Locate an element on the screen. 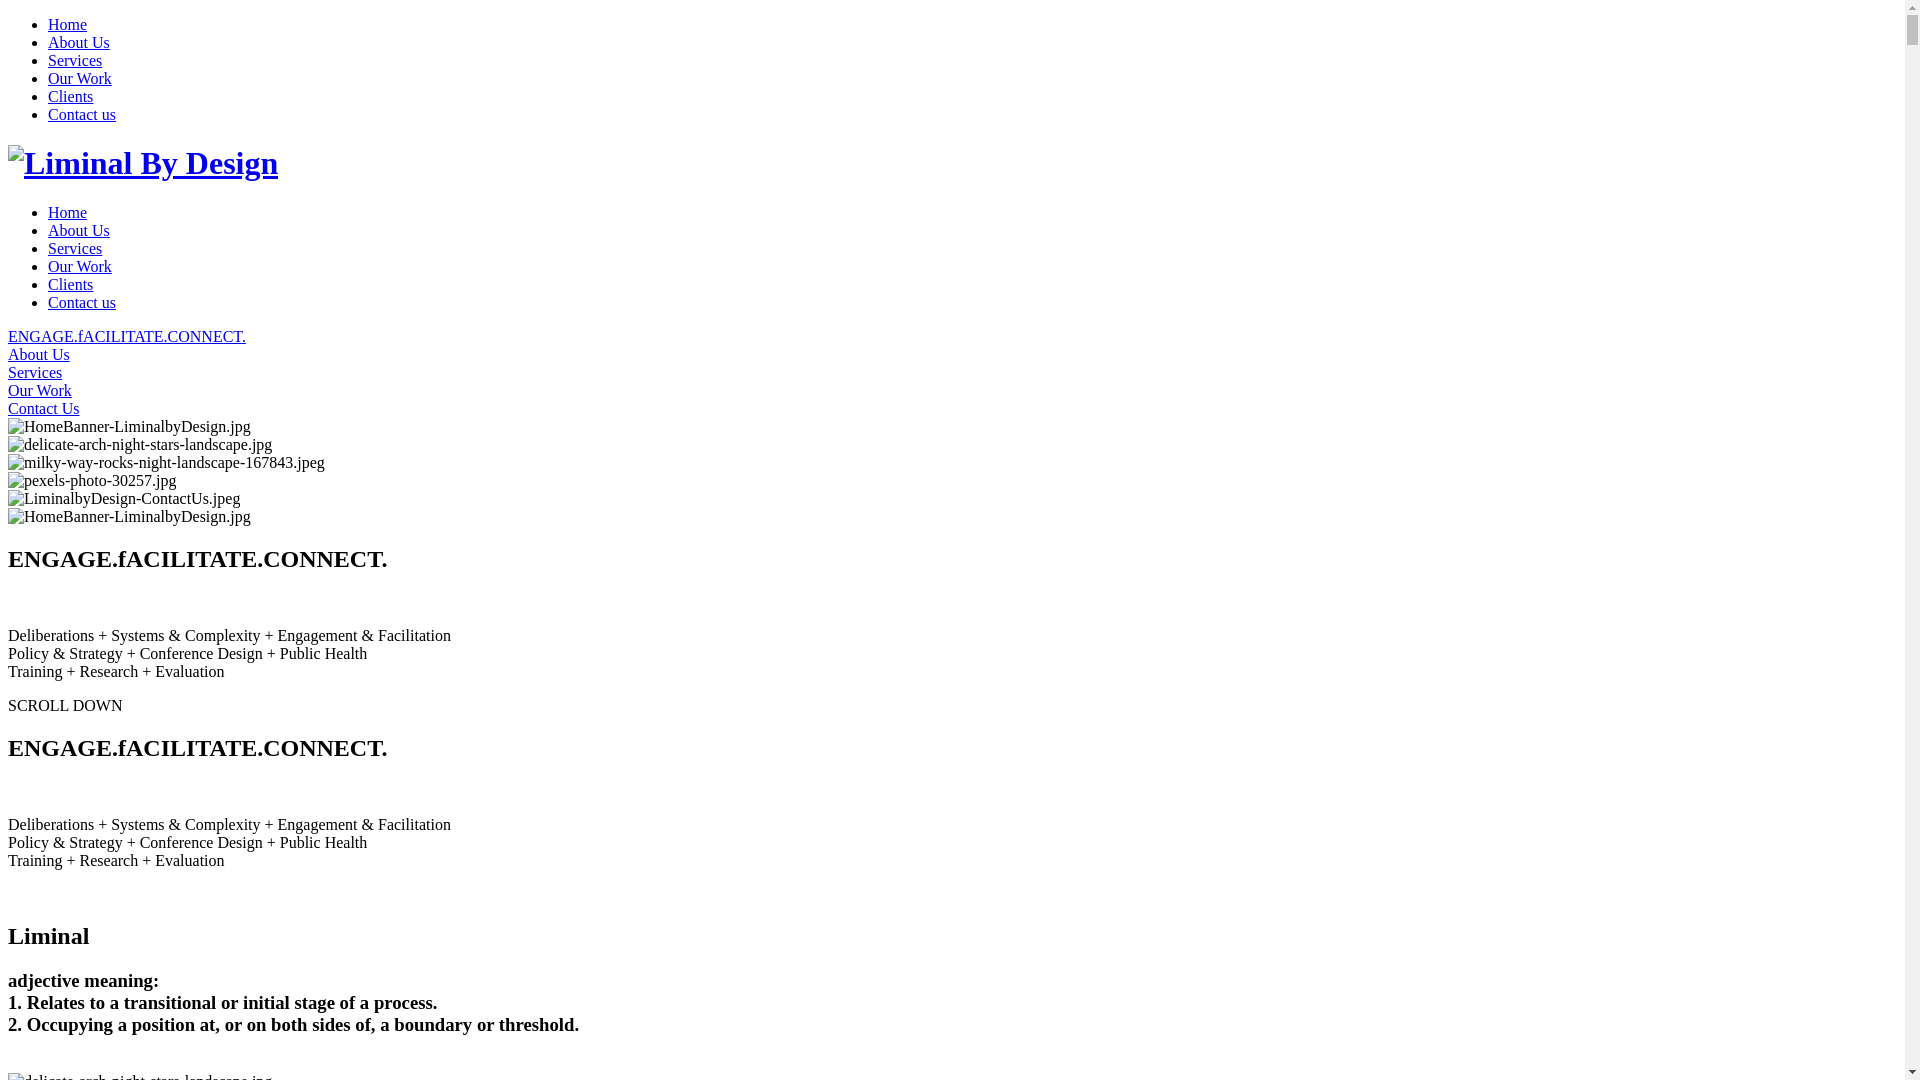 This screenshot has width=1920, height=1080. 'ENGAGE.fACILITATE.CONNECT.' is located at coordinates (951, 335).